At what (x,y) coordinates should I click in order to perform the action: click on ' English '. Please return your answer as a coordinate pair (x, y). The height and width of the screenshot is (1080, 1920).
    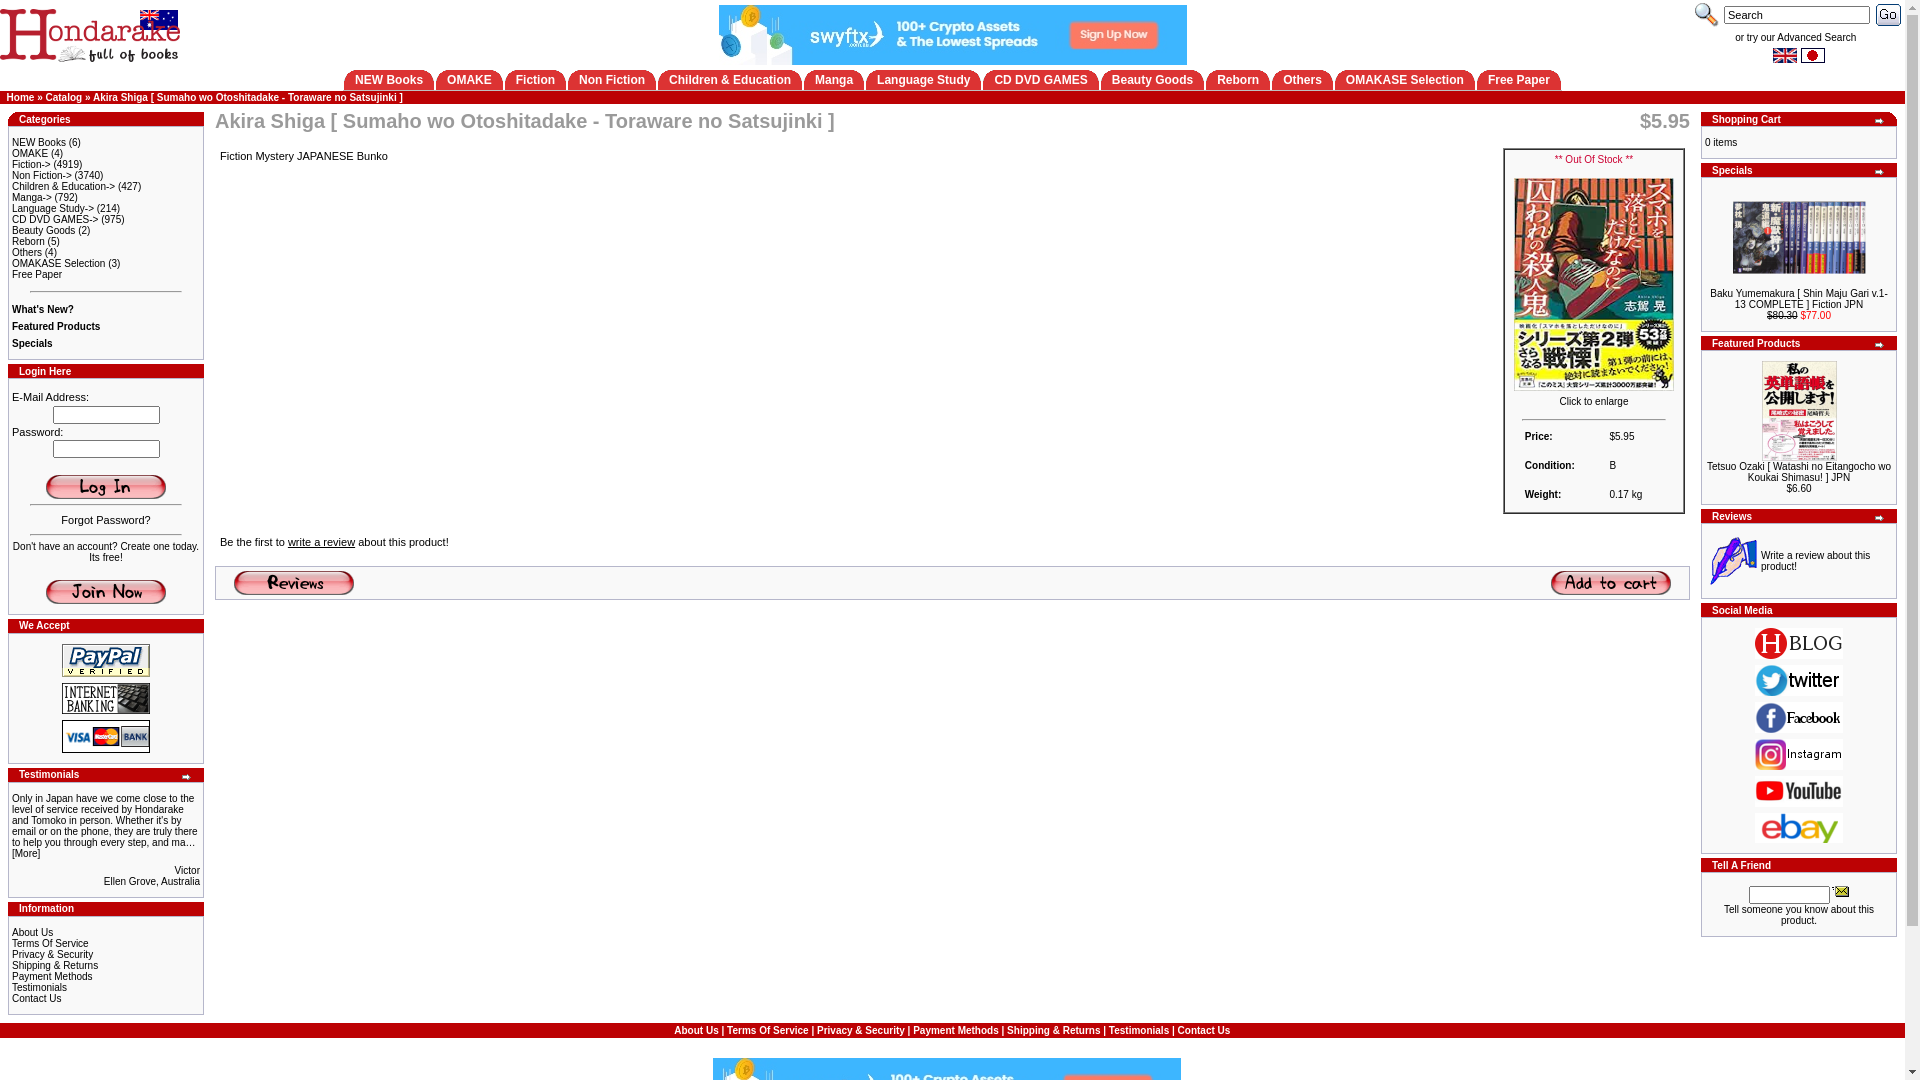
    Looking at the image, I should click on (1784, 54).